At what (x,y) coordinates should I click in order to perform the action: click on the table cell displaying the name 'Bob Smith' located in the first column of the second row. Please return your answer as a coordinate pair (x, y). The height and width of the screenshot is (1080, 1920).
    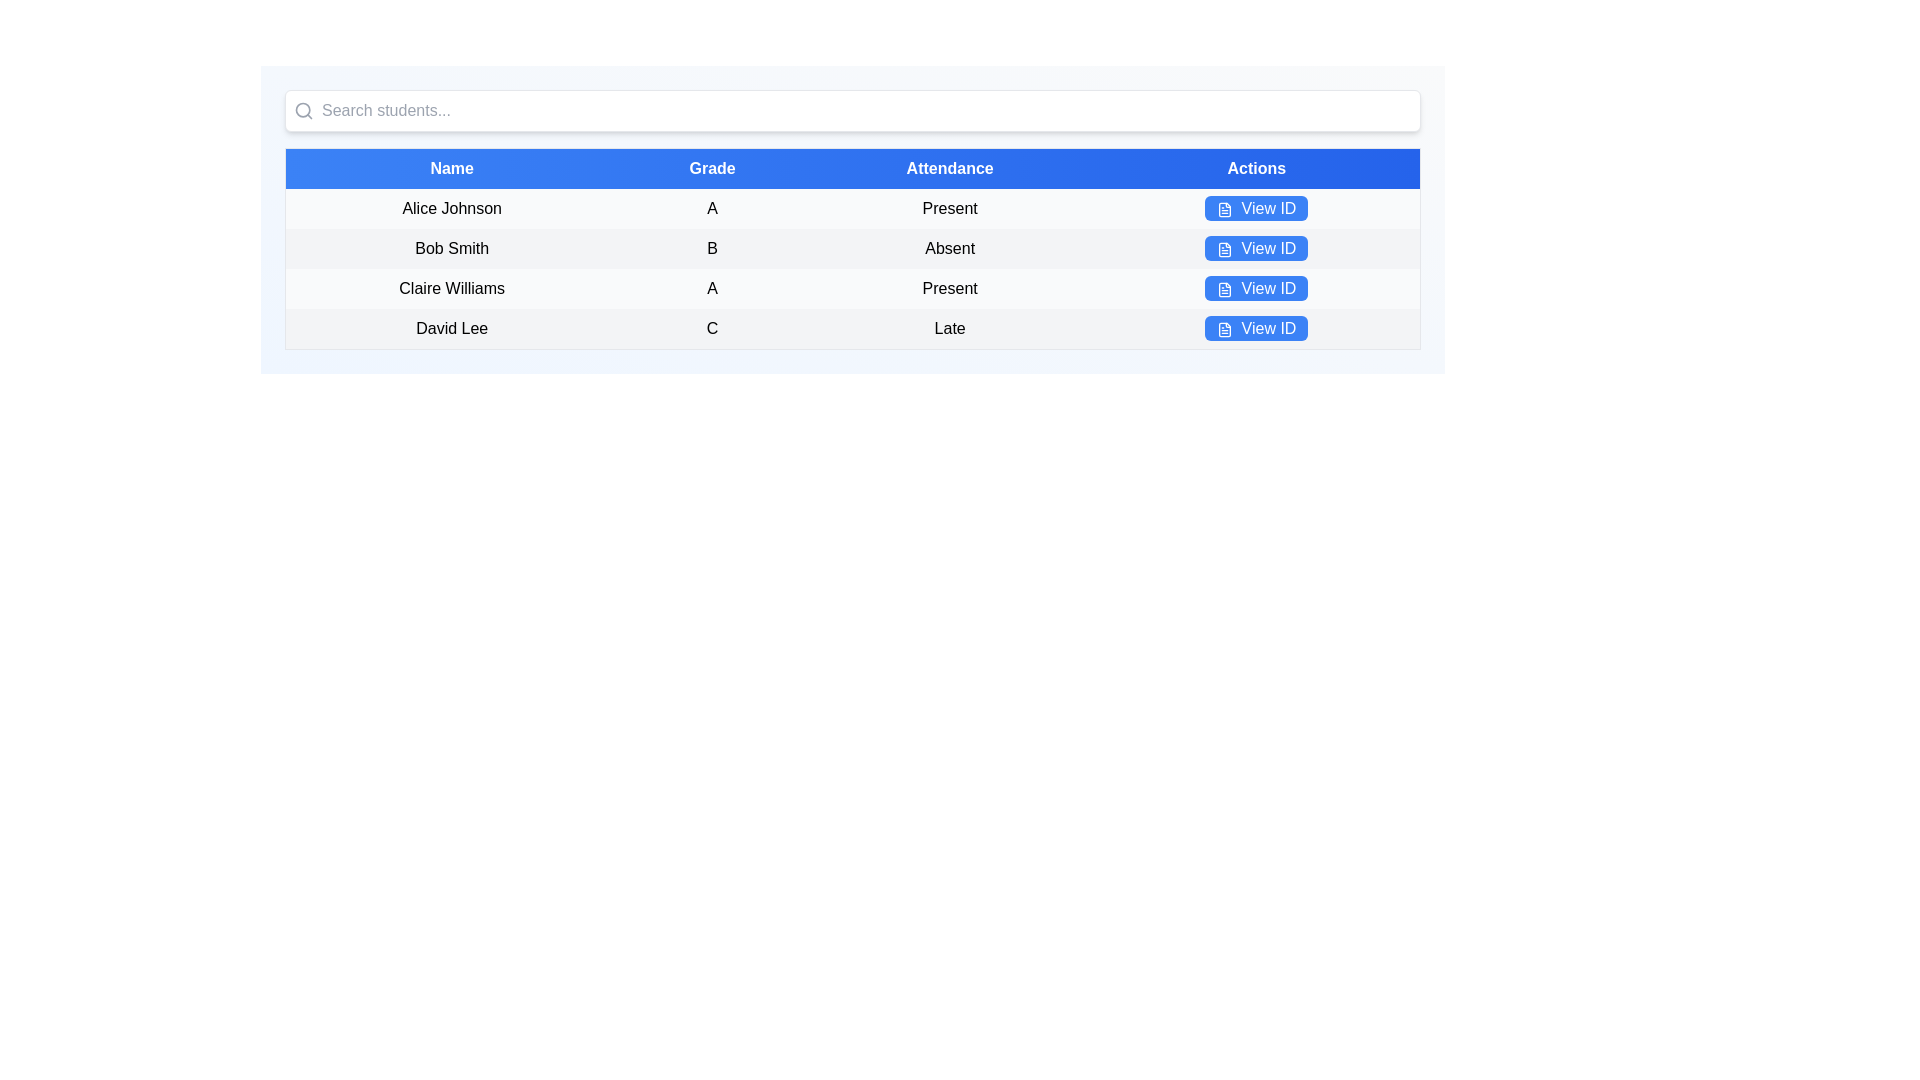
    Looking at the image, I should click on (450, 248).